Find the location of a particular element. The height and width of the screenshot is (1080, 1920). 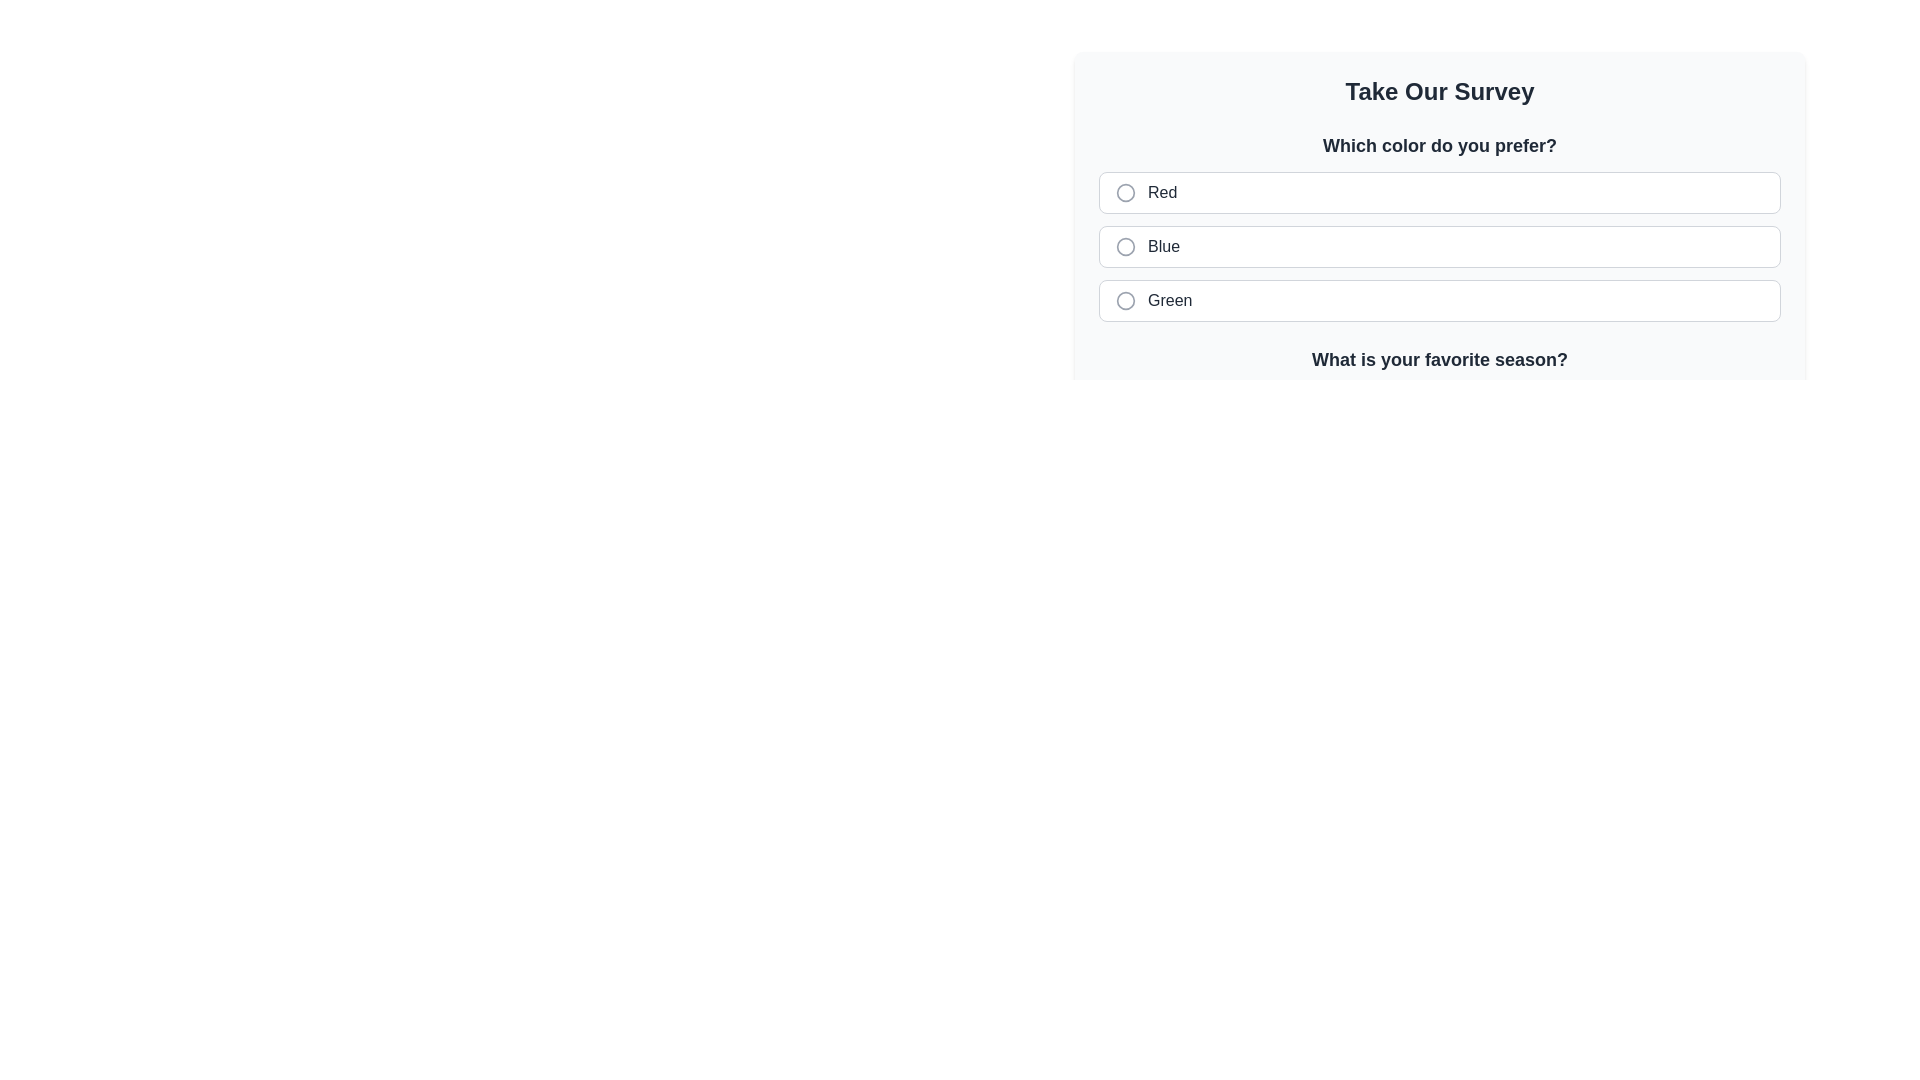

the unselected radio button for 'Green' is located at coordinates (1126, 300).